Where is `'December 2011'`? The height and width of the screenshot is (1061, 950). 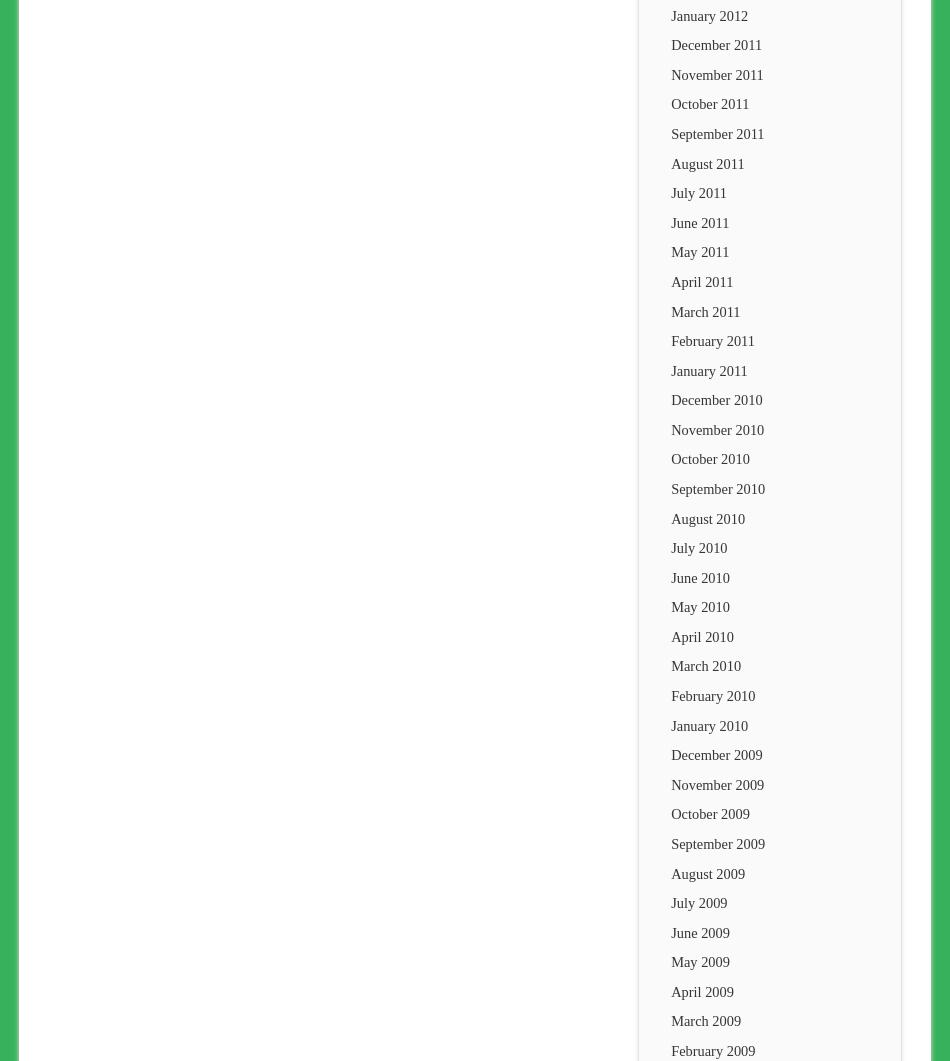 'December 2011' is located at coordinates (670, 44).